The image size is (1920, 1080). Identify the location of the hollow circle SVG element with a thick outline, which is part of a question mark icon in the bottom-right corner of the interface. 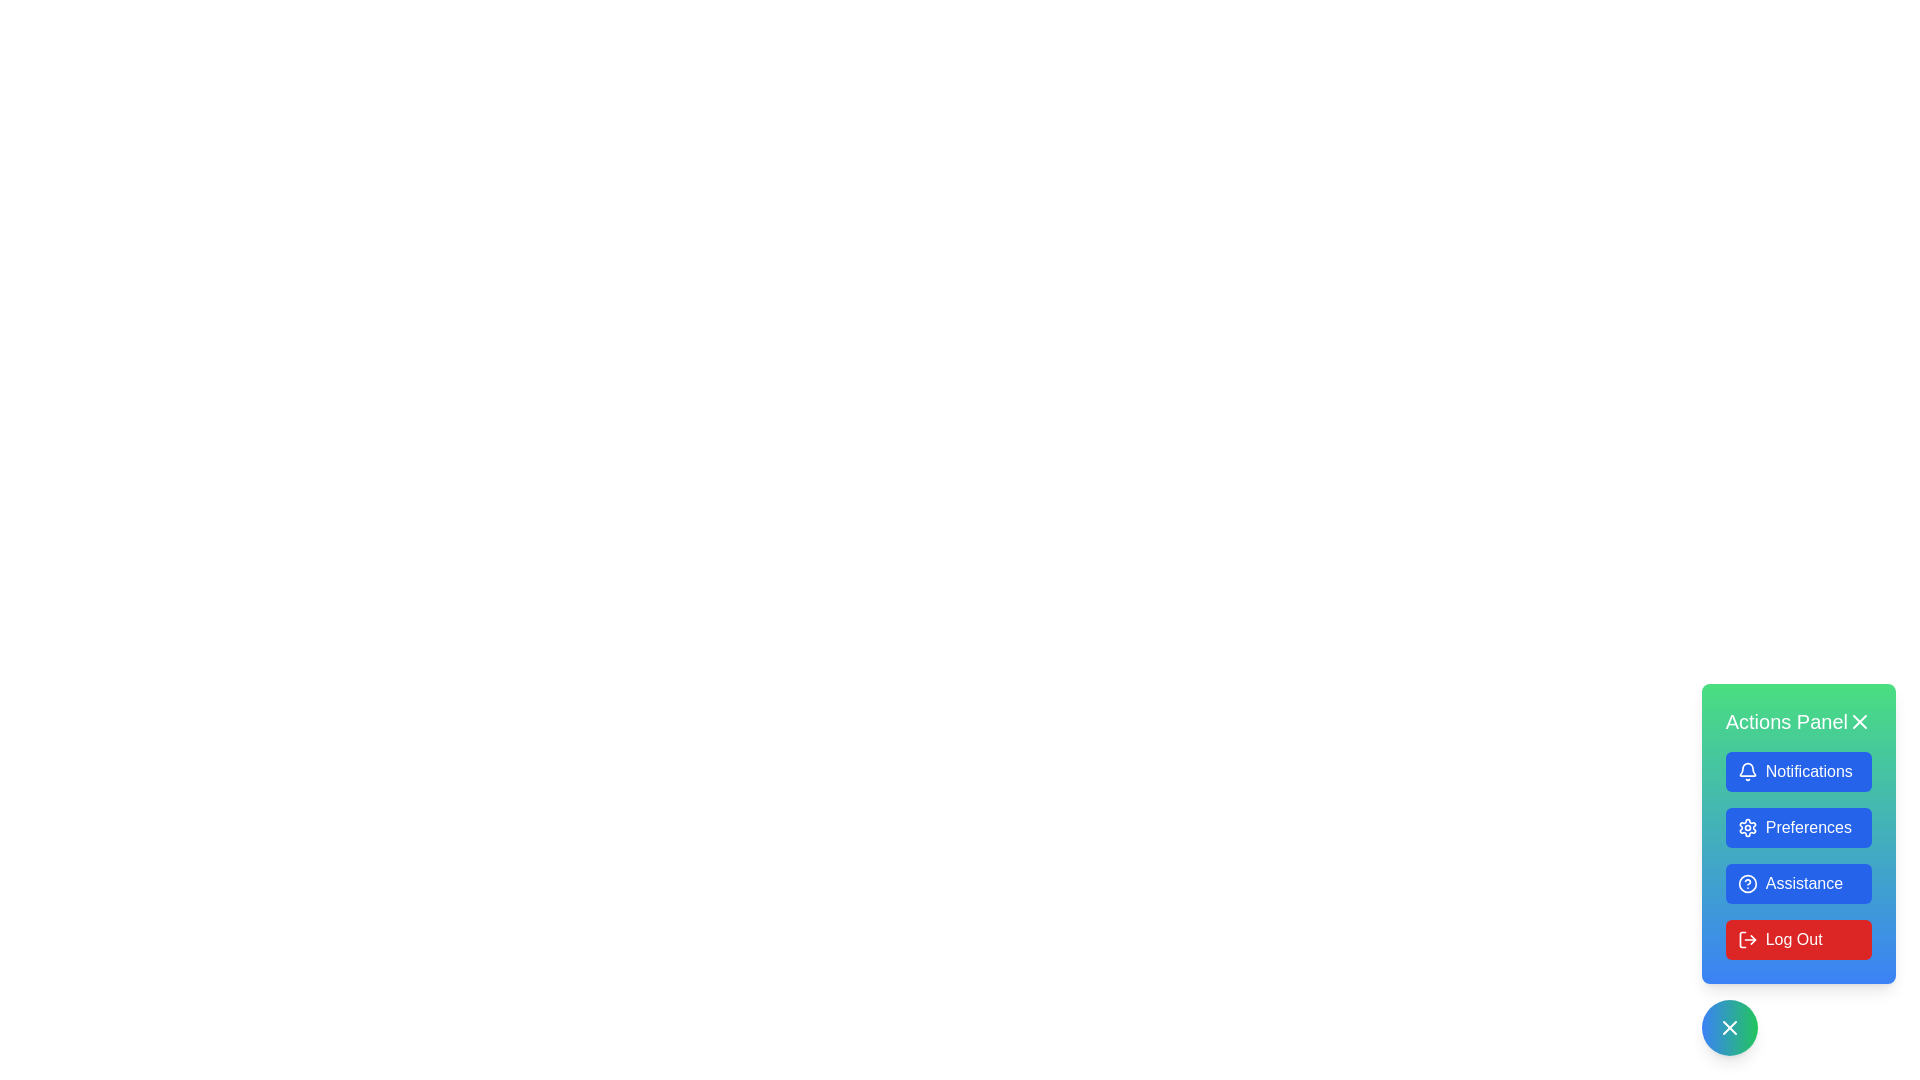
(1746, 882).